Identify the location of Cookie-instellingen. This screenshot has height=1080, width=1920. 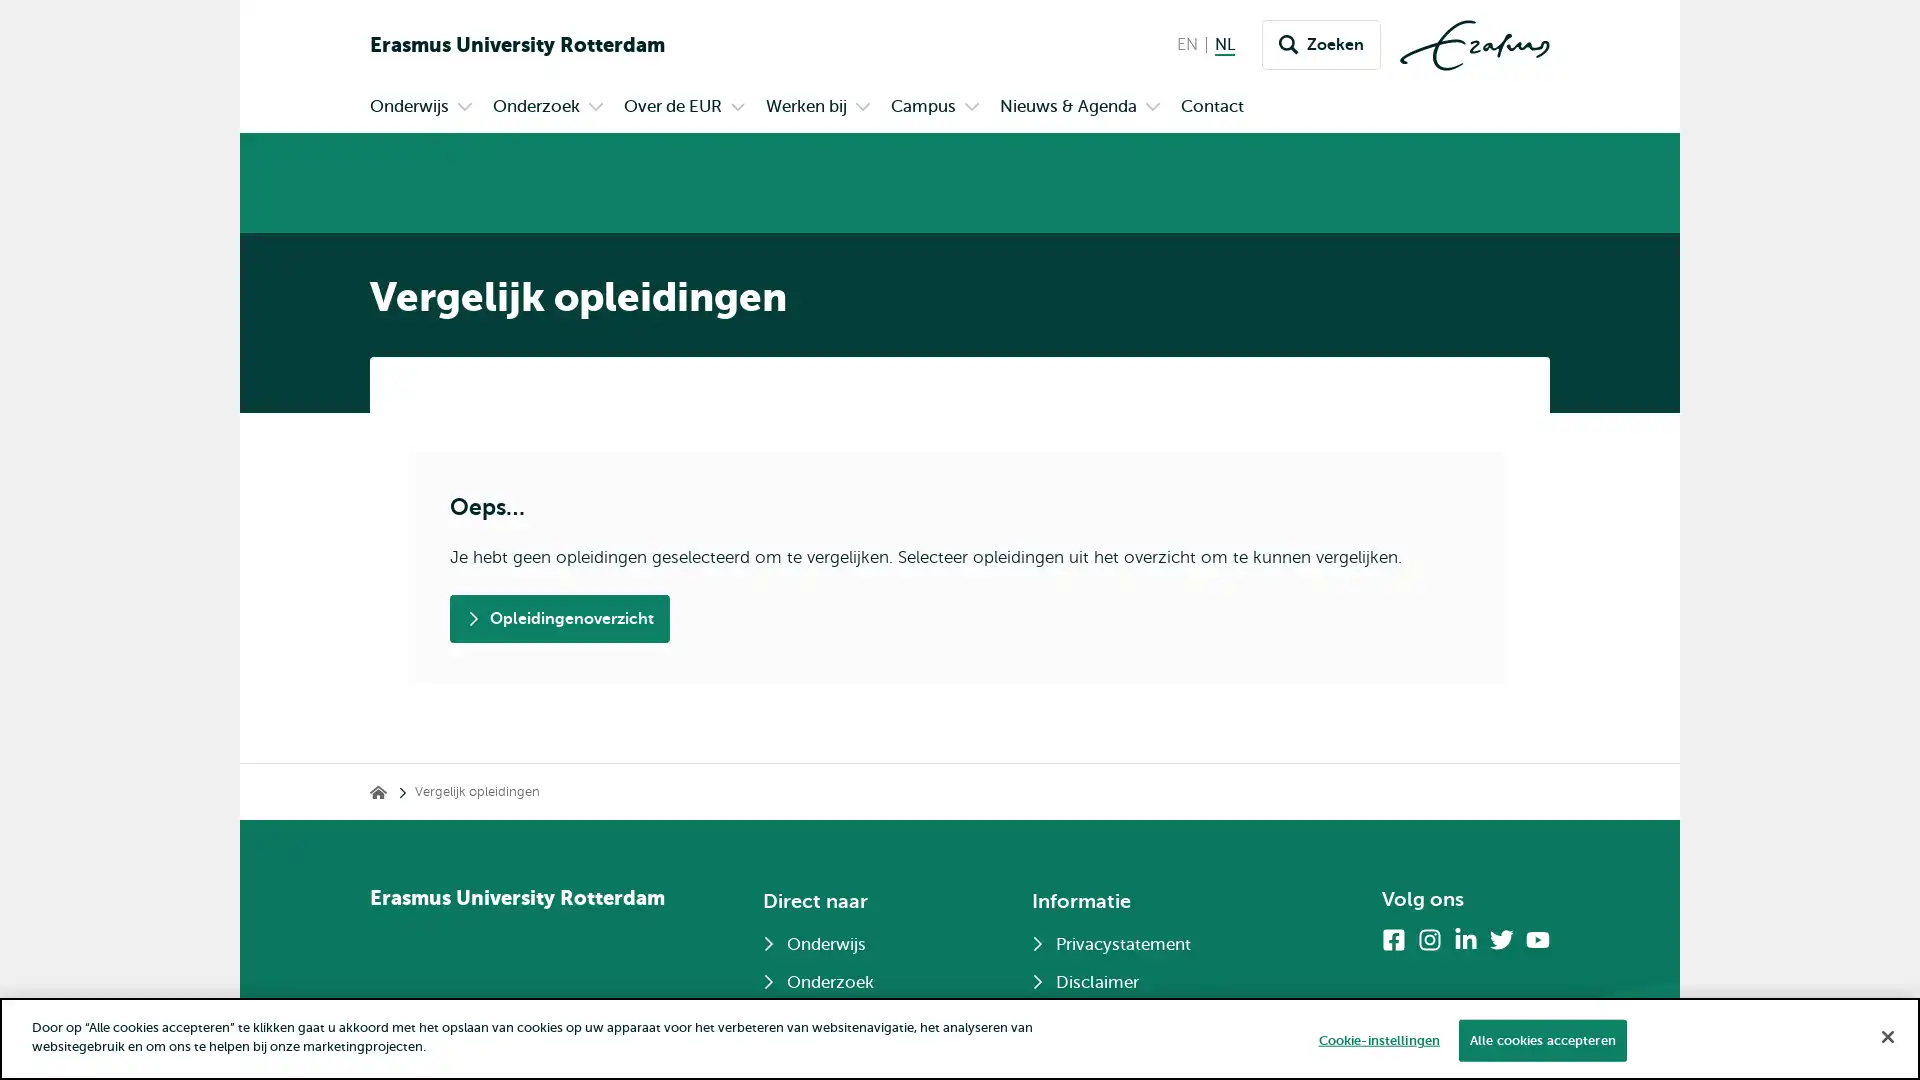
(1377, 1039).